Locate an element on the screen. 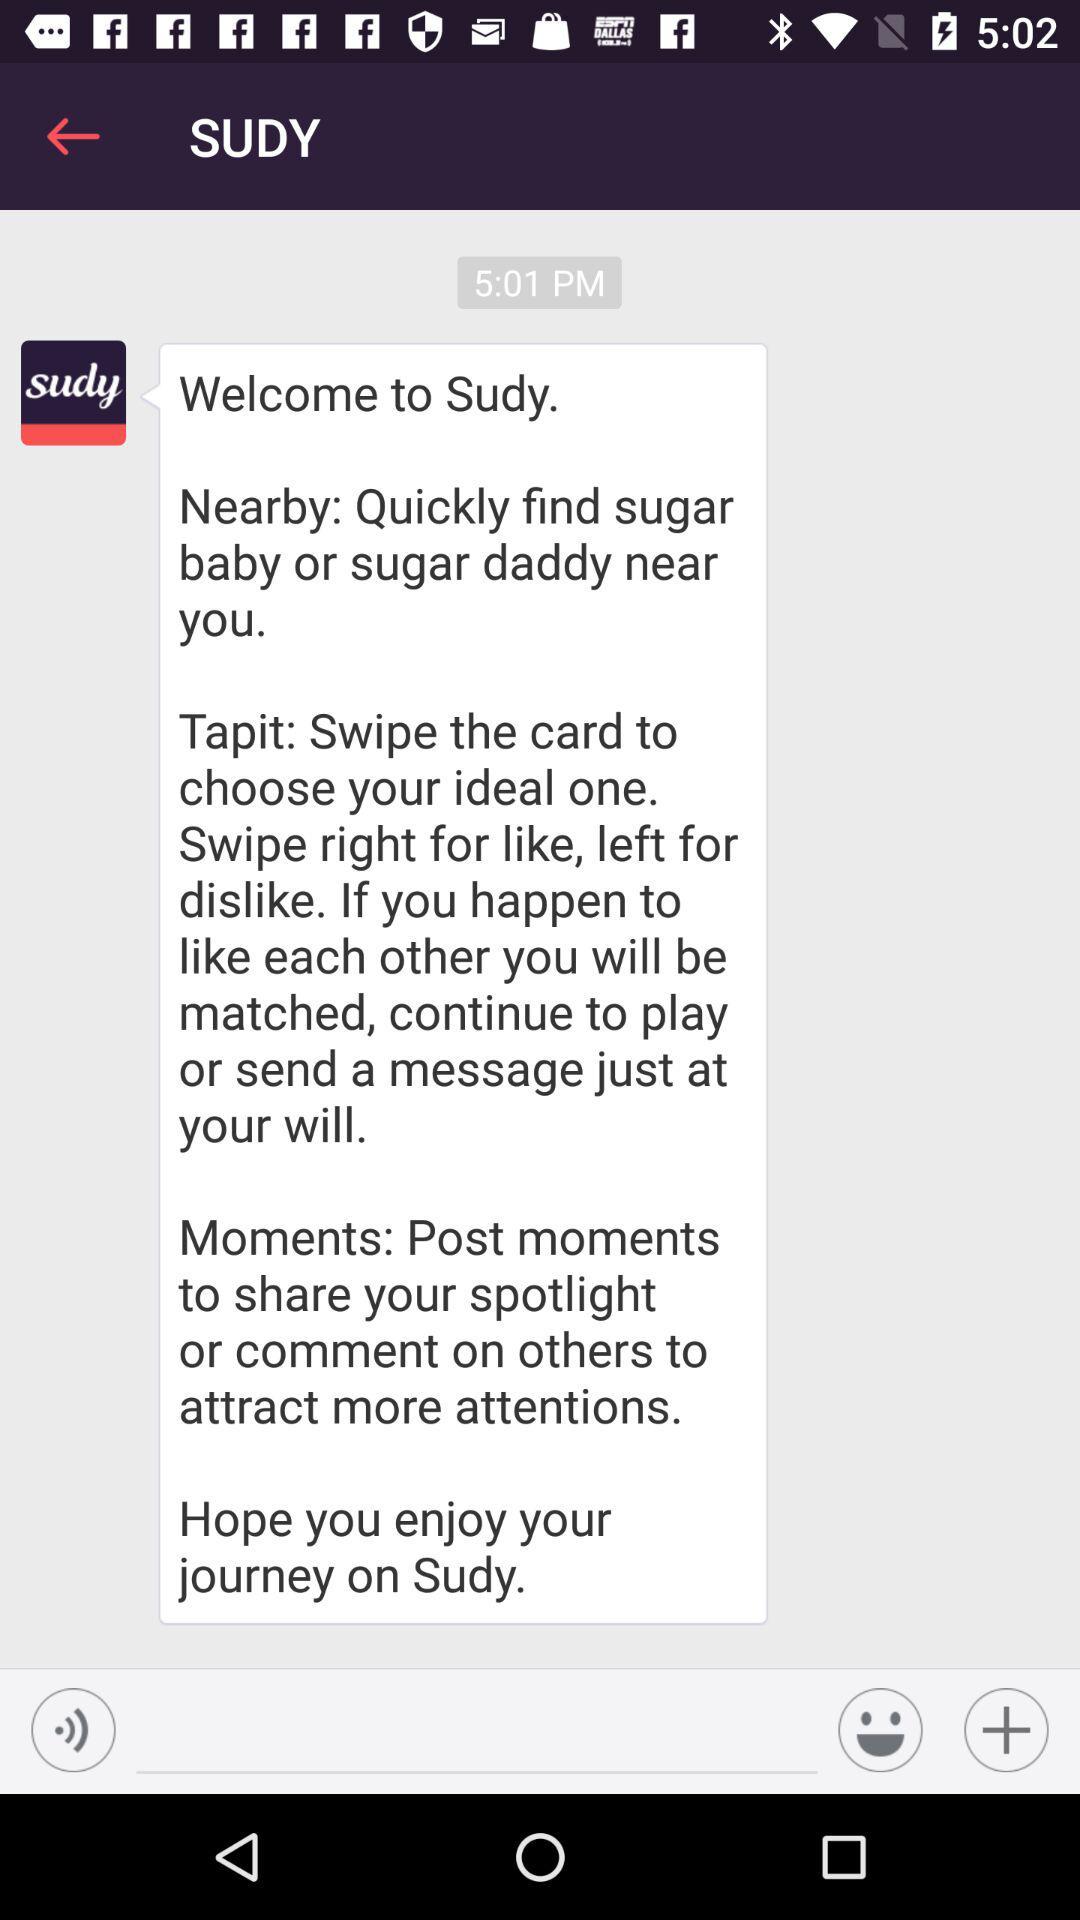  the add icon is located at coordinates (1006, 1729).